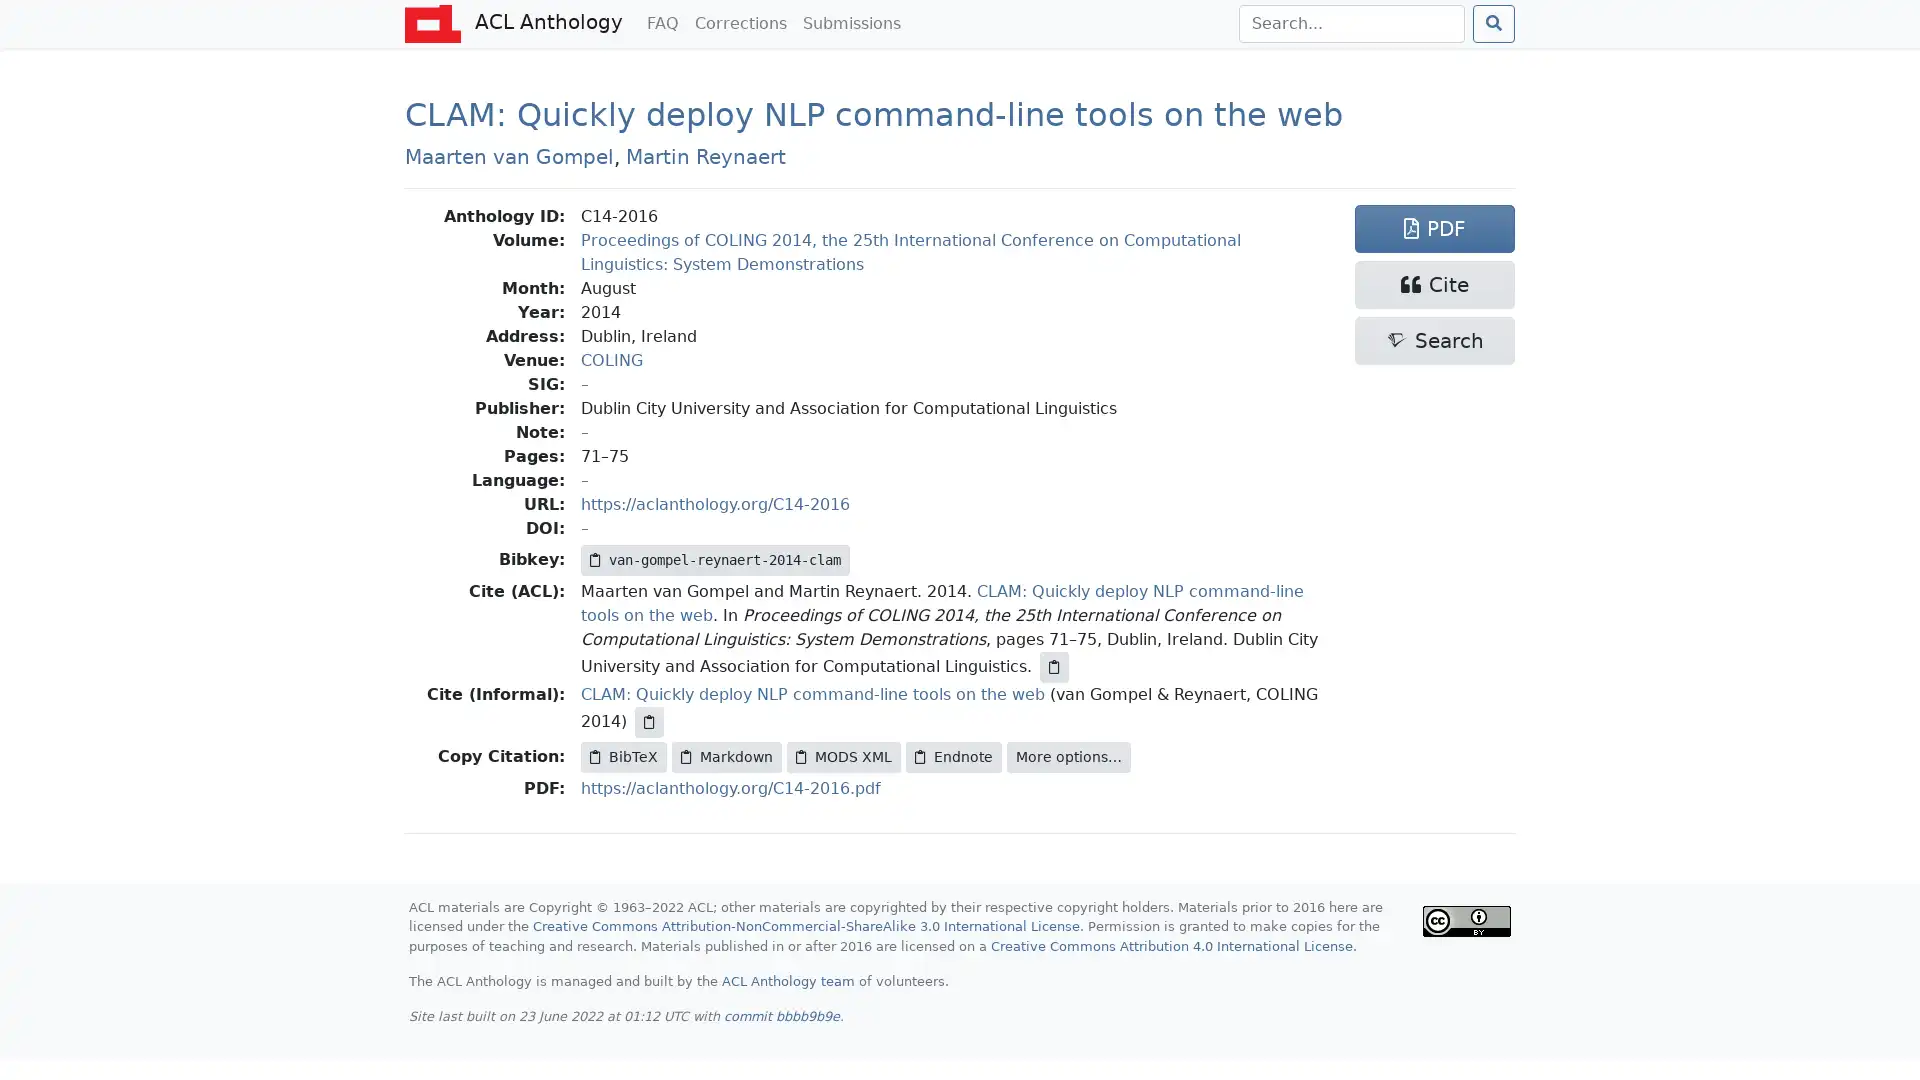  Describe the element at coordinates (844, 757) in the screenshot. I see `MODS XML` at that location.